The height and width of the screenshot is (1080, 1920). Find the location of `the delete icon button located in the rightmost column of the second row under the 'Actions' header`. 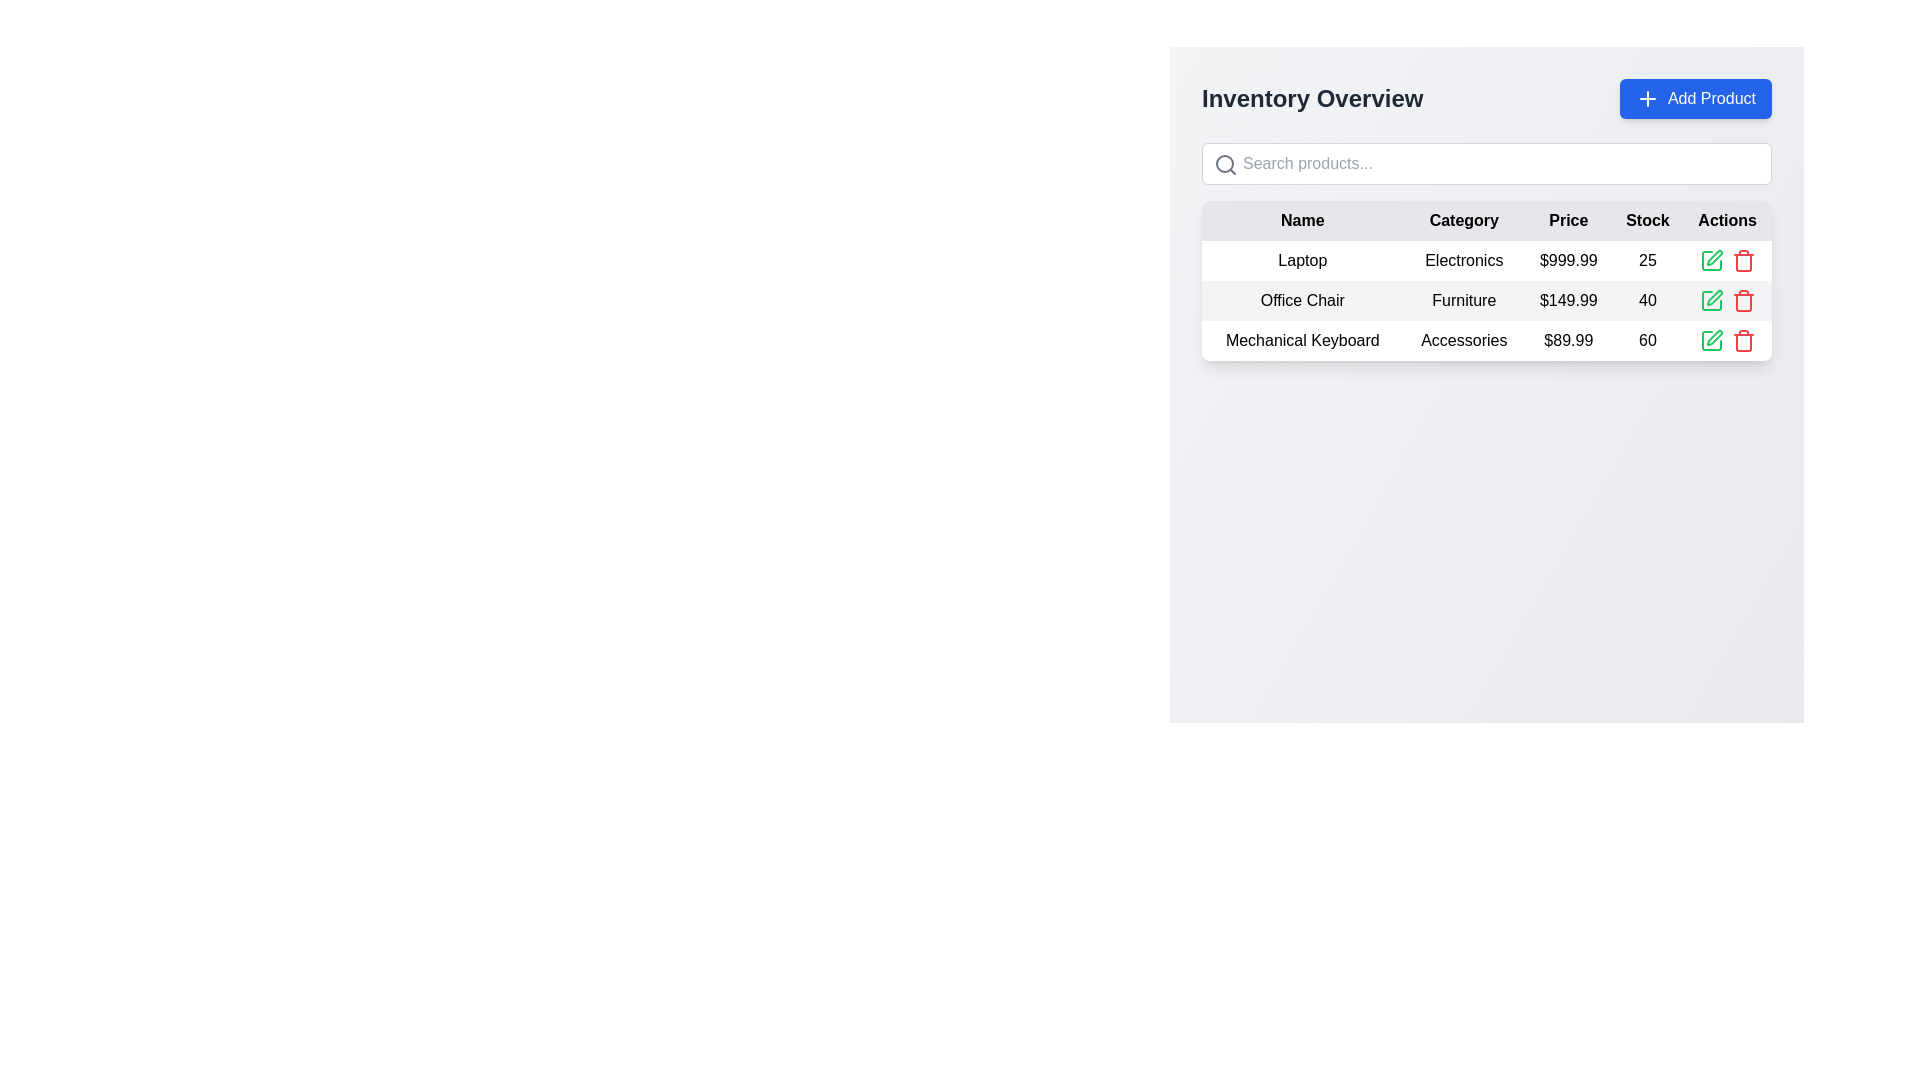

the delete icon button located in the rightmost column of the second row under the 'Actions' header is located at coordinates (1742, 300).